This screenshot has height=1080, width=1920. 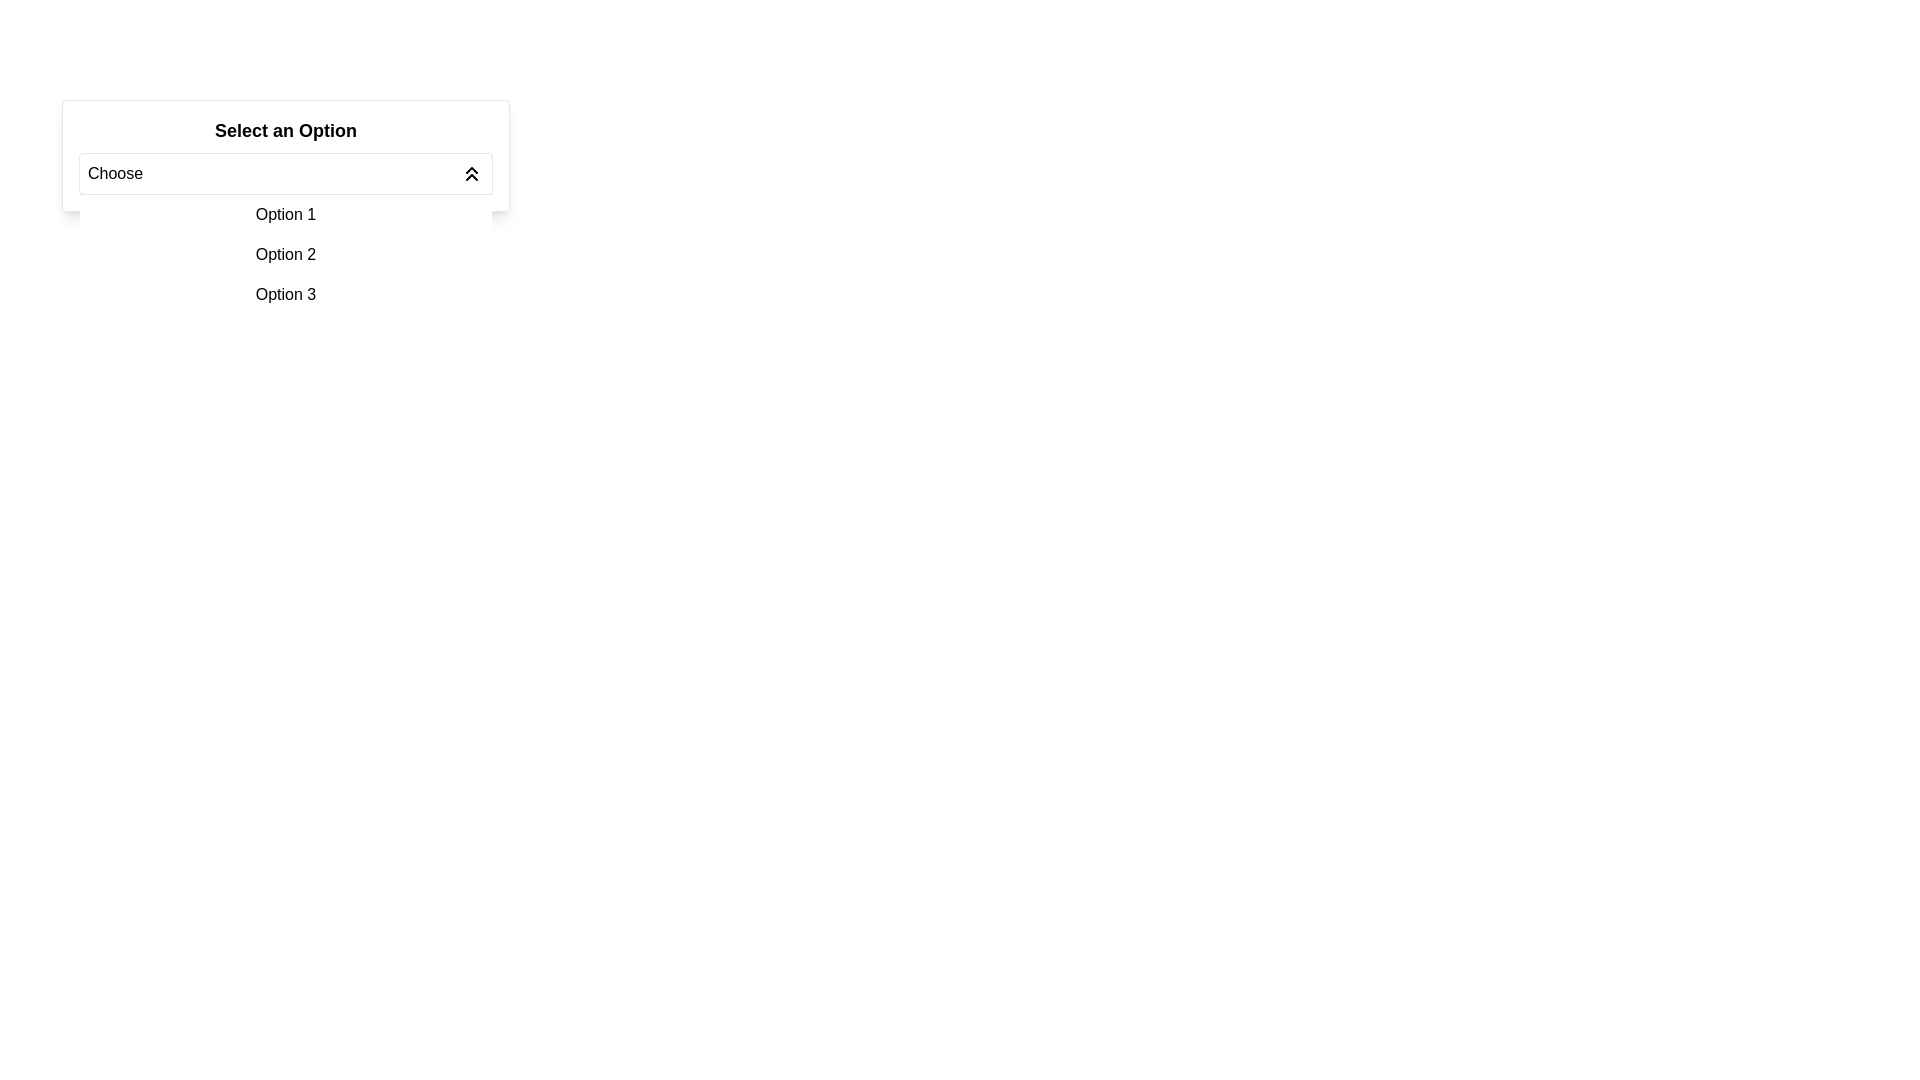 I want to click on the Dropdown menu option located beneath the 'Choose' label, so click(x=285, y=253).